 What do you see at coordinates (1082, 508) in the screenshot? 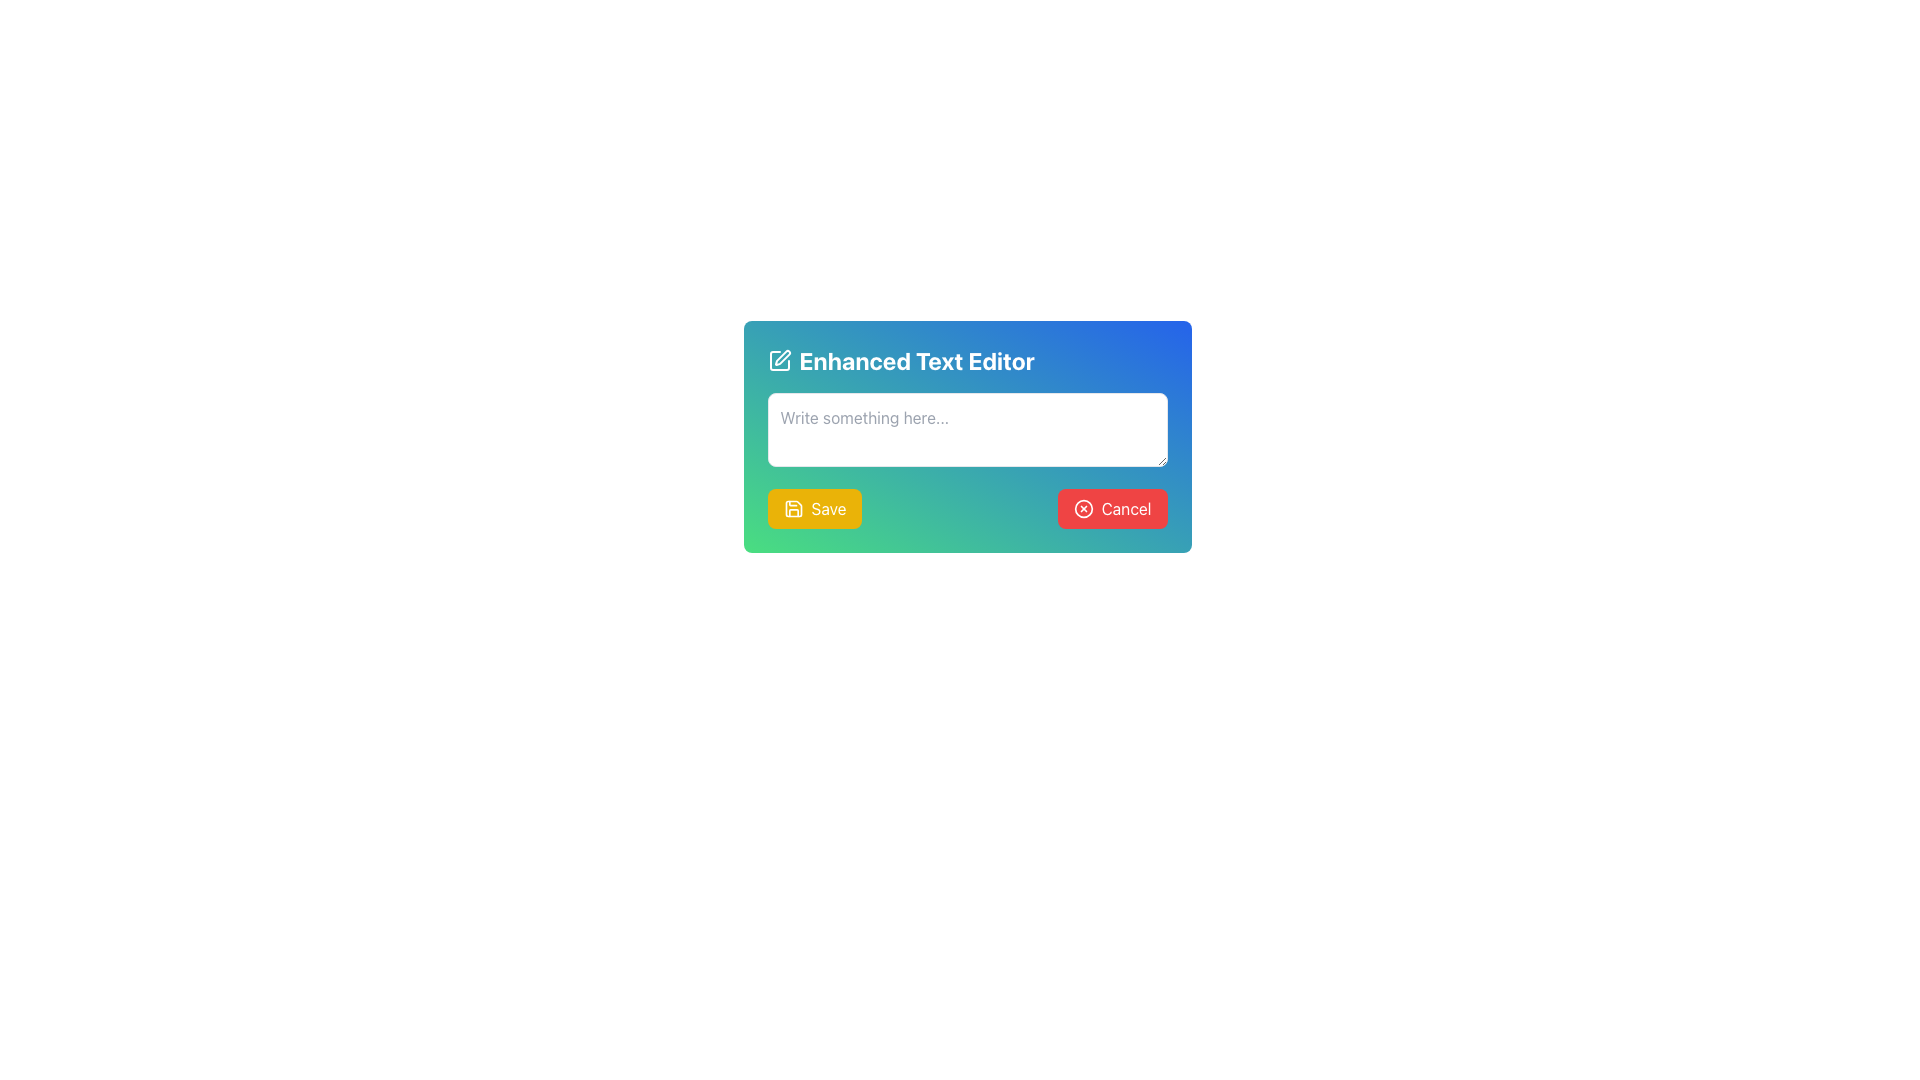
I see `the SVG Circle located in the top-right corner of the interface, part of an interactive card with buttons labeled 'Save' and 'Cancel'` at bounding box center [1082, 508].